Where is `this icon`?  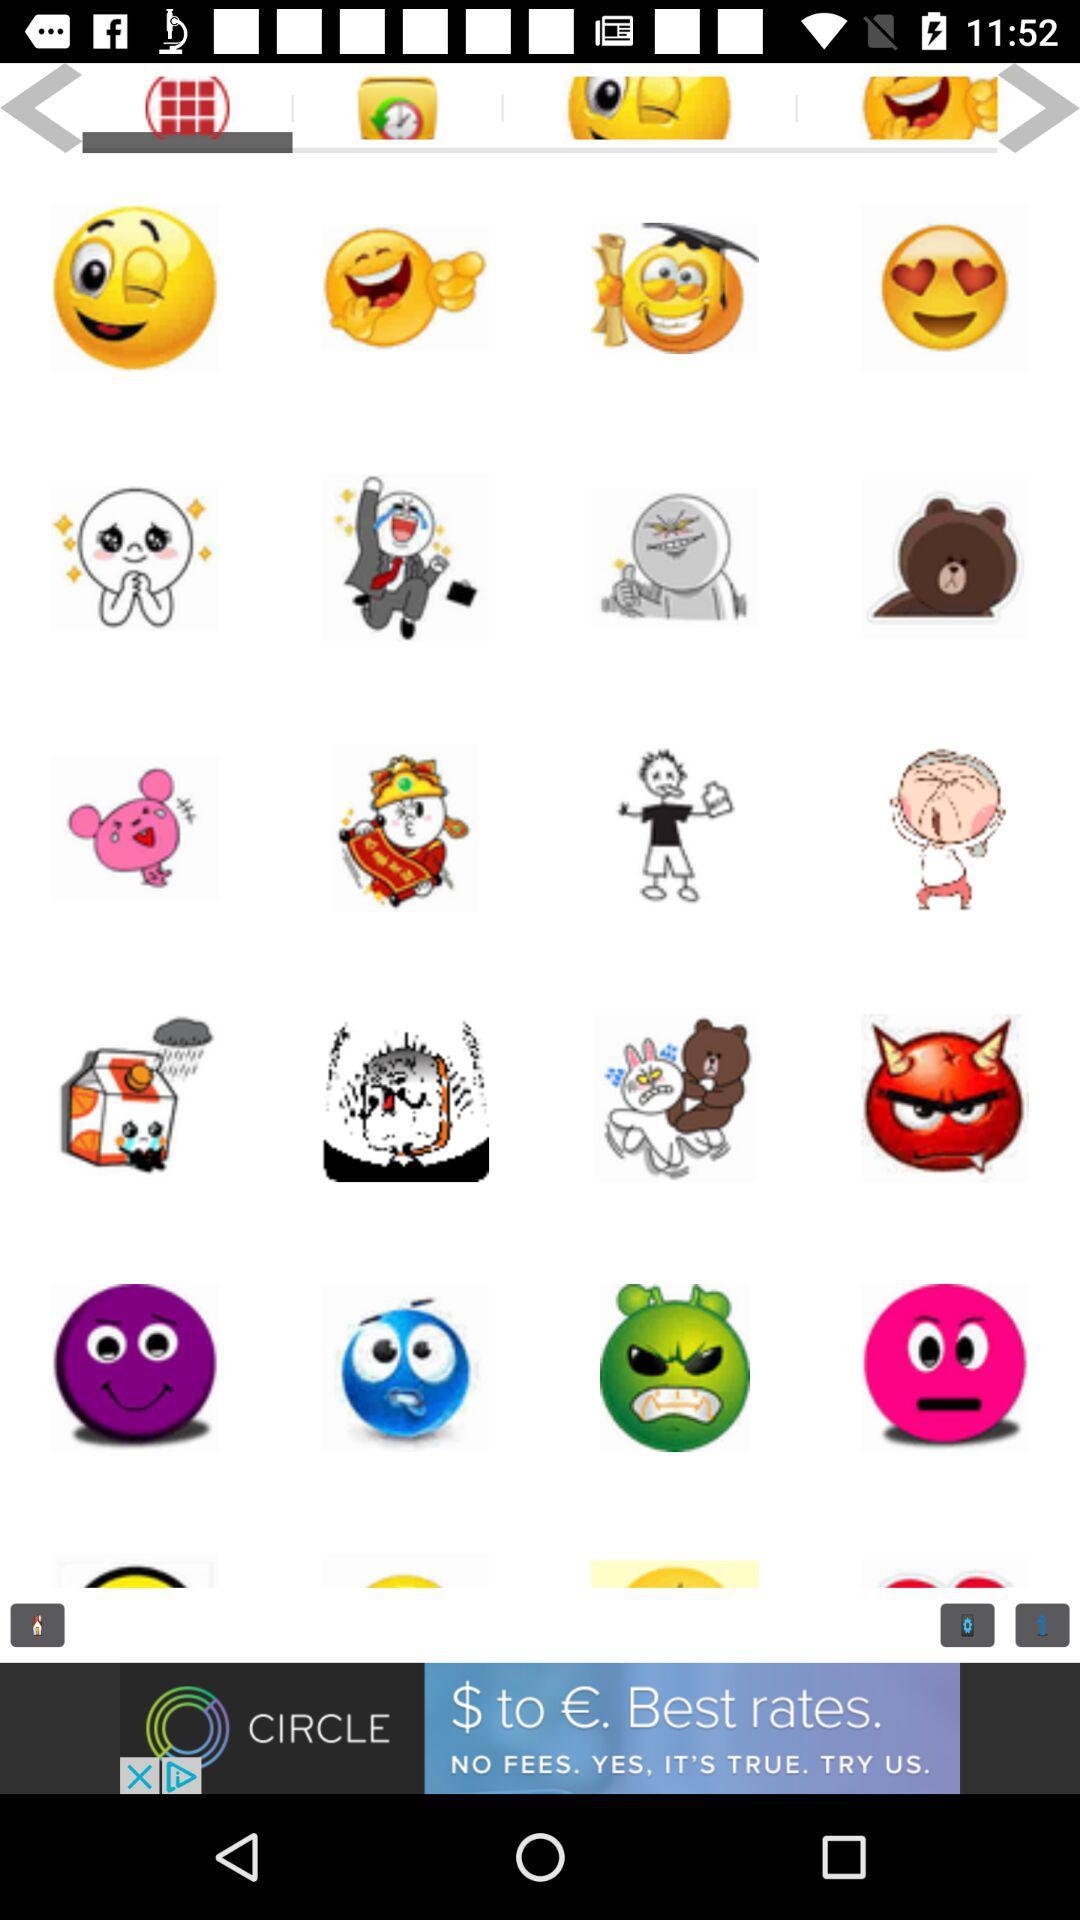
this icon is located at coordinates (405, 1544).